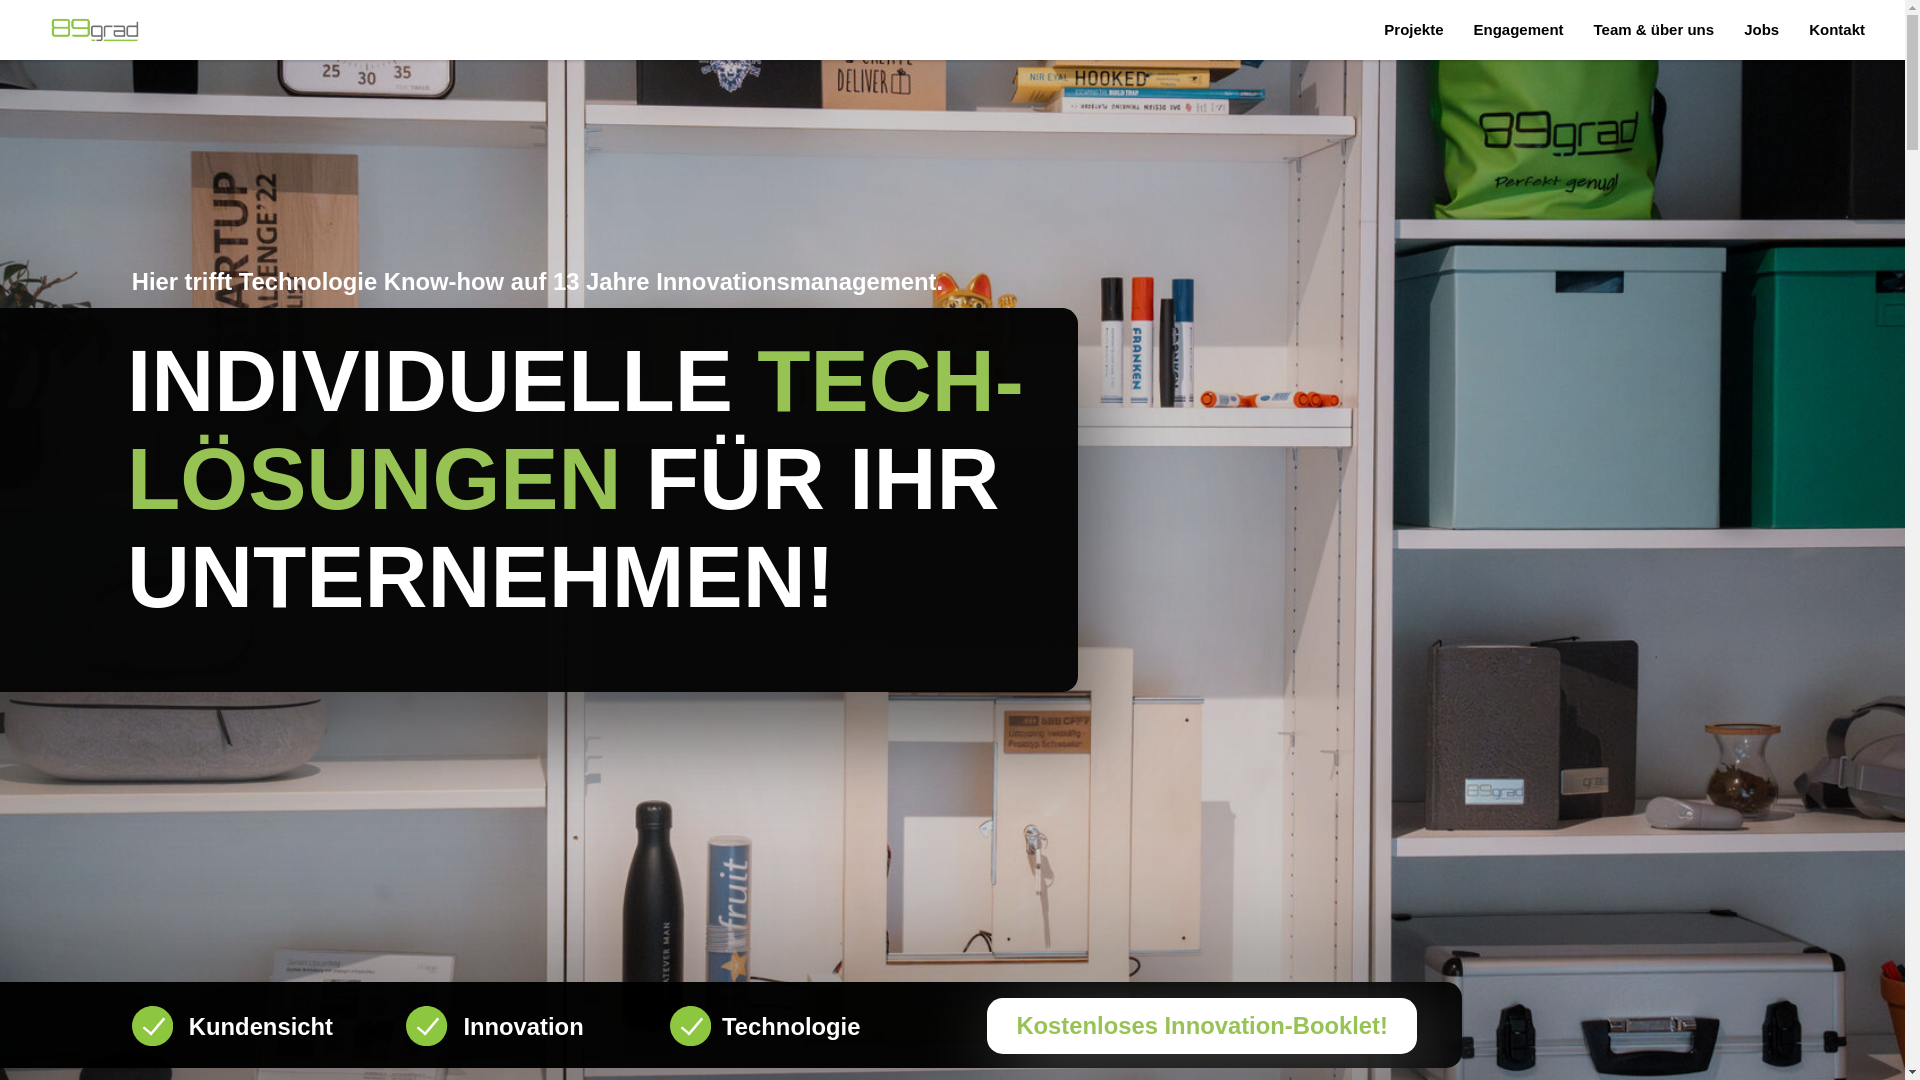  Describe the element at coordinates (1809, 29) in the screenshot. I see `'Kontakt'` at that location.